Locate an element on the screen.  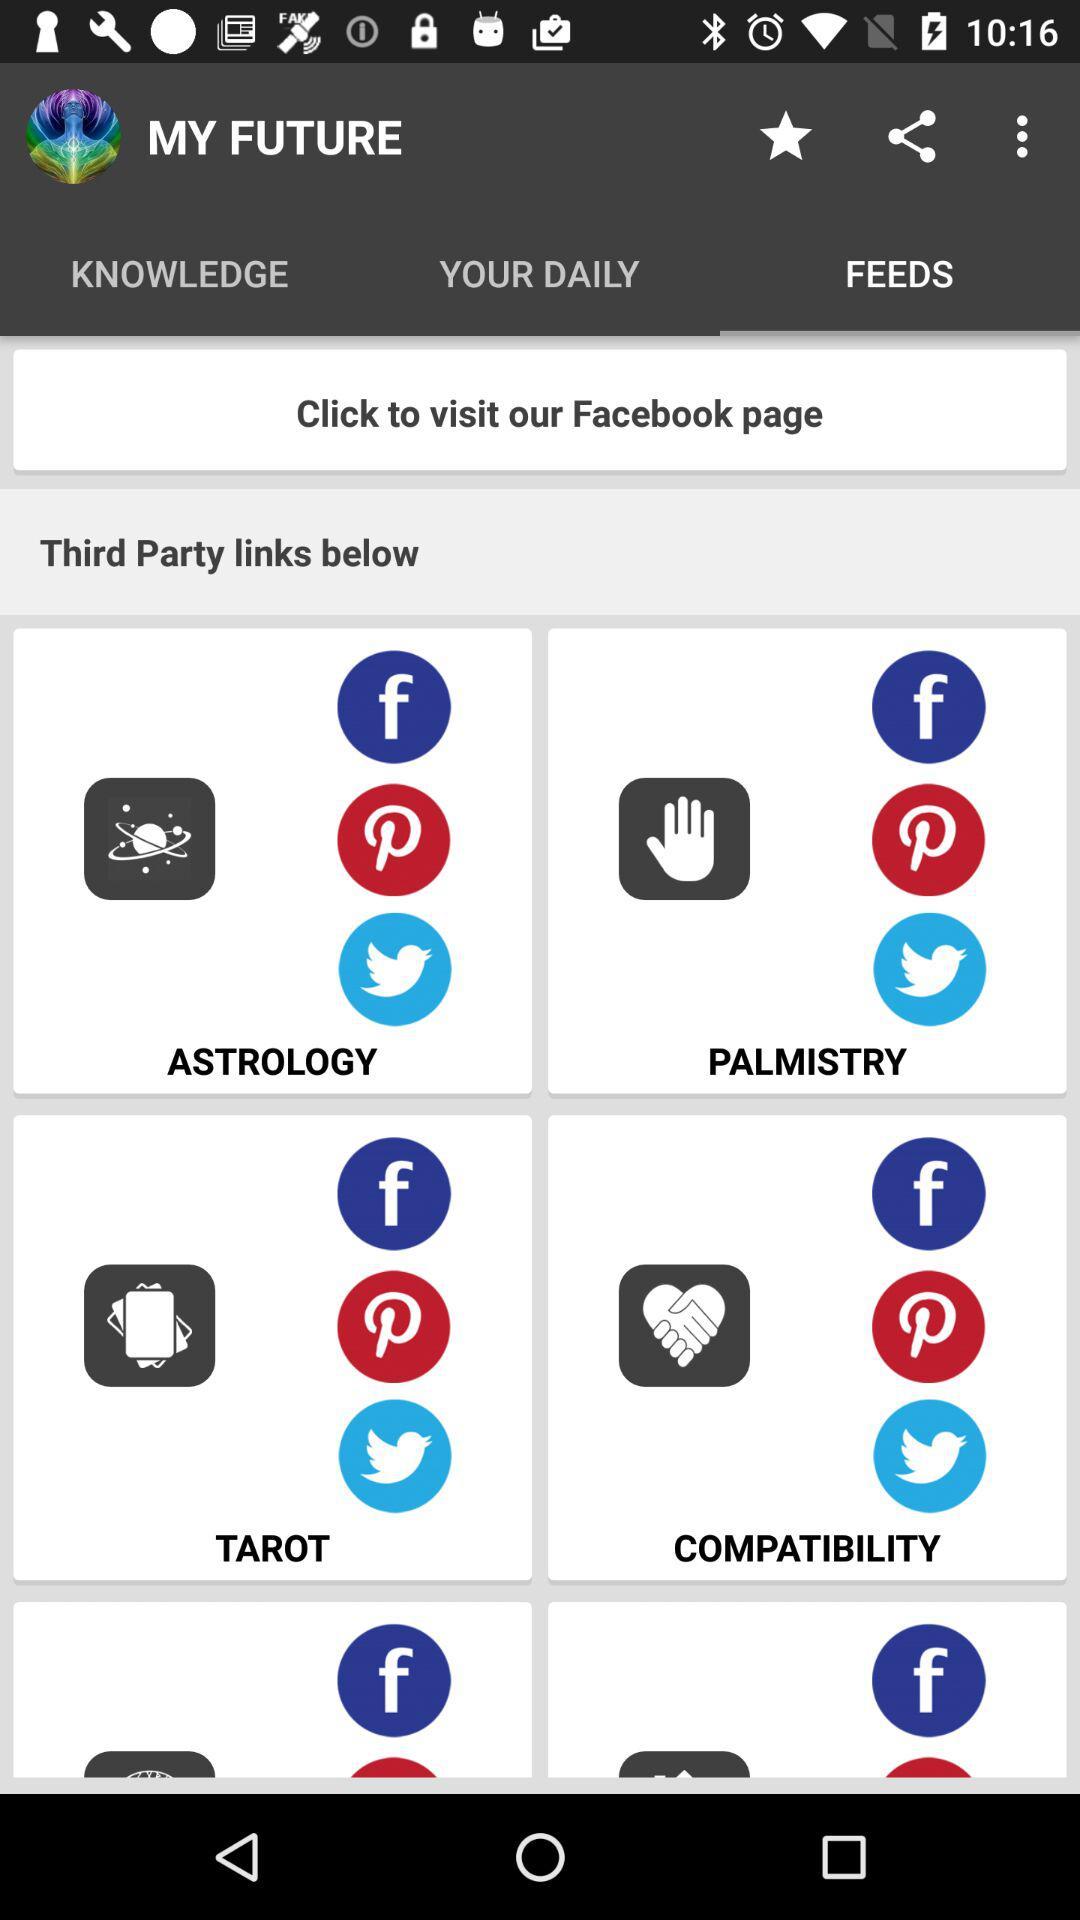
pinterest is located at coordinates (394, 838).